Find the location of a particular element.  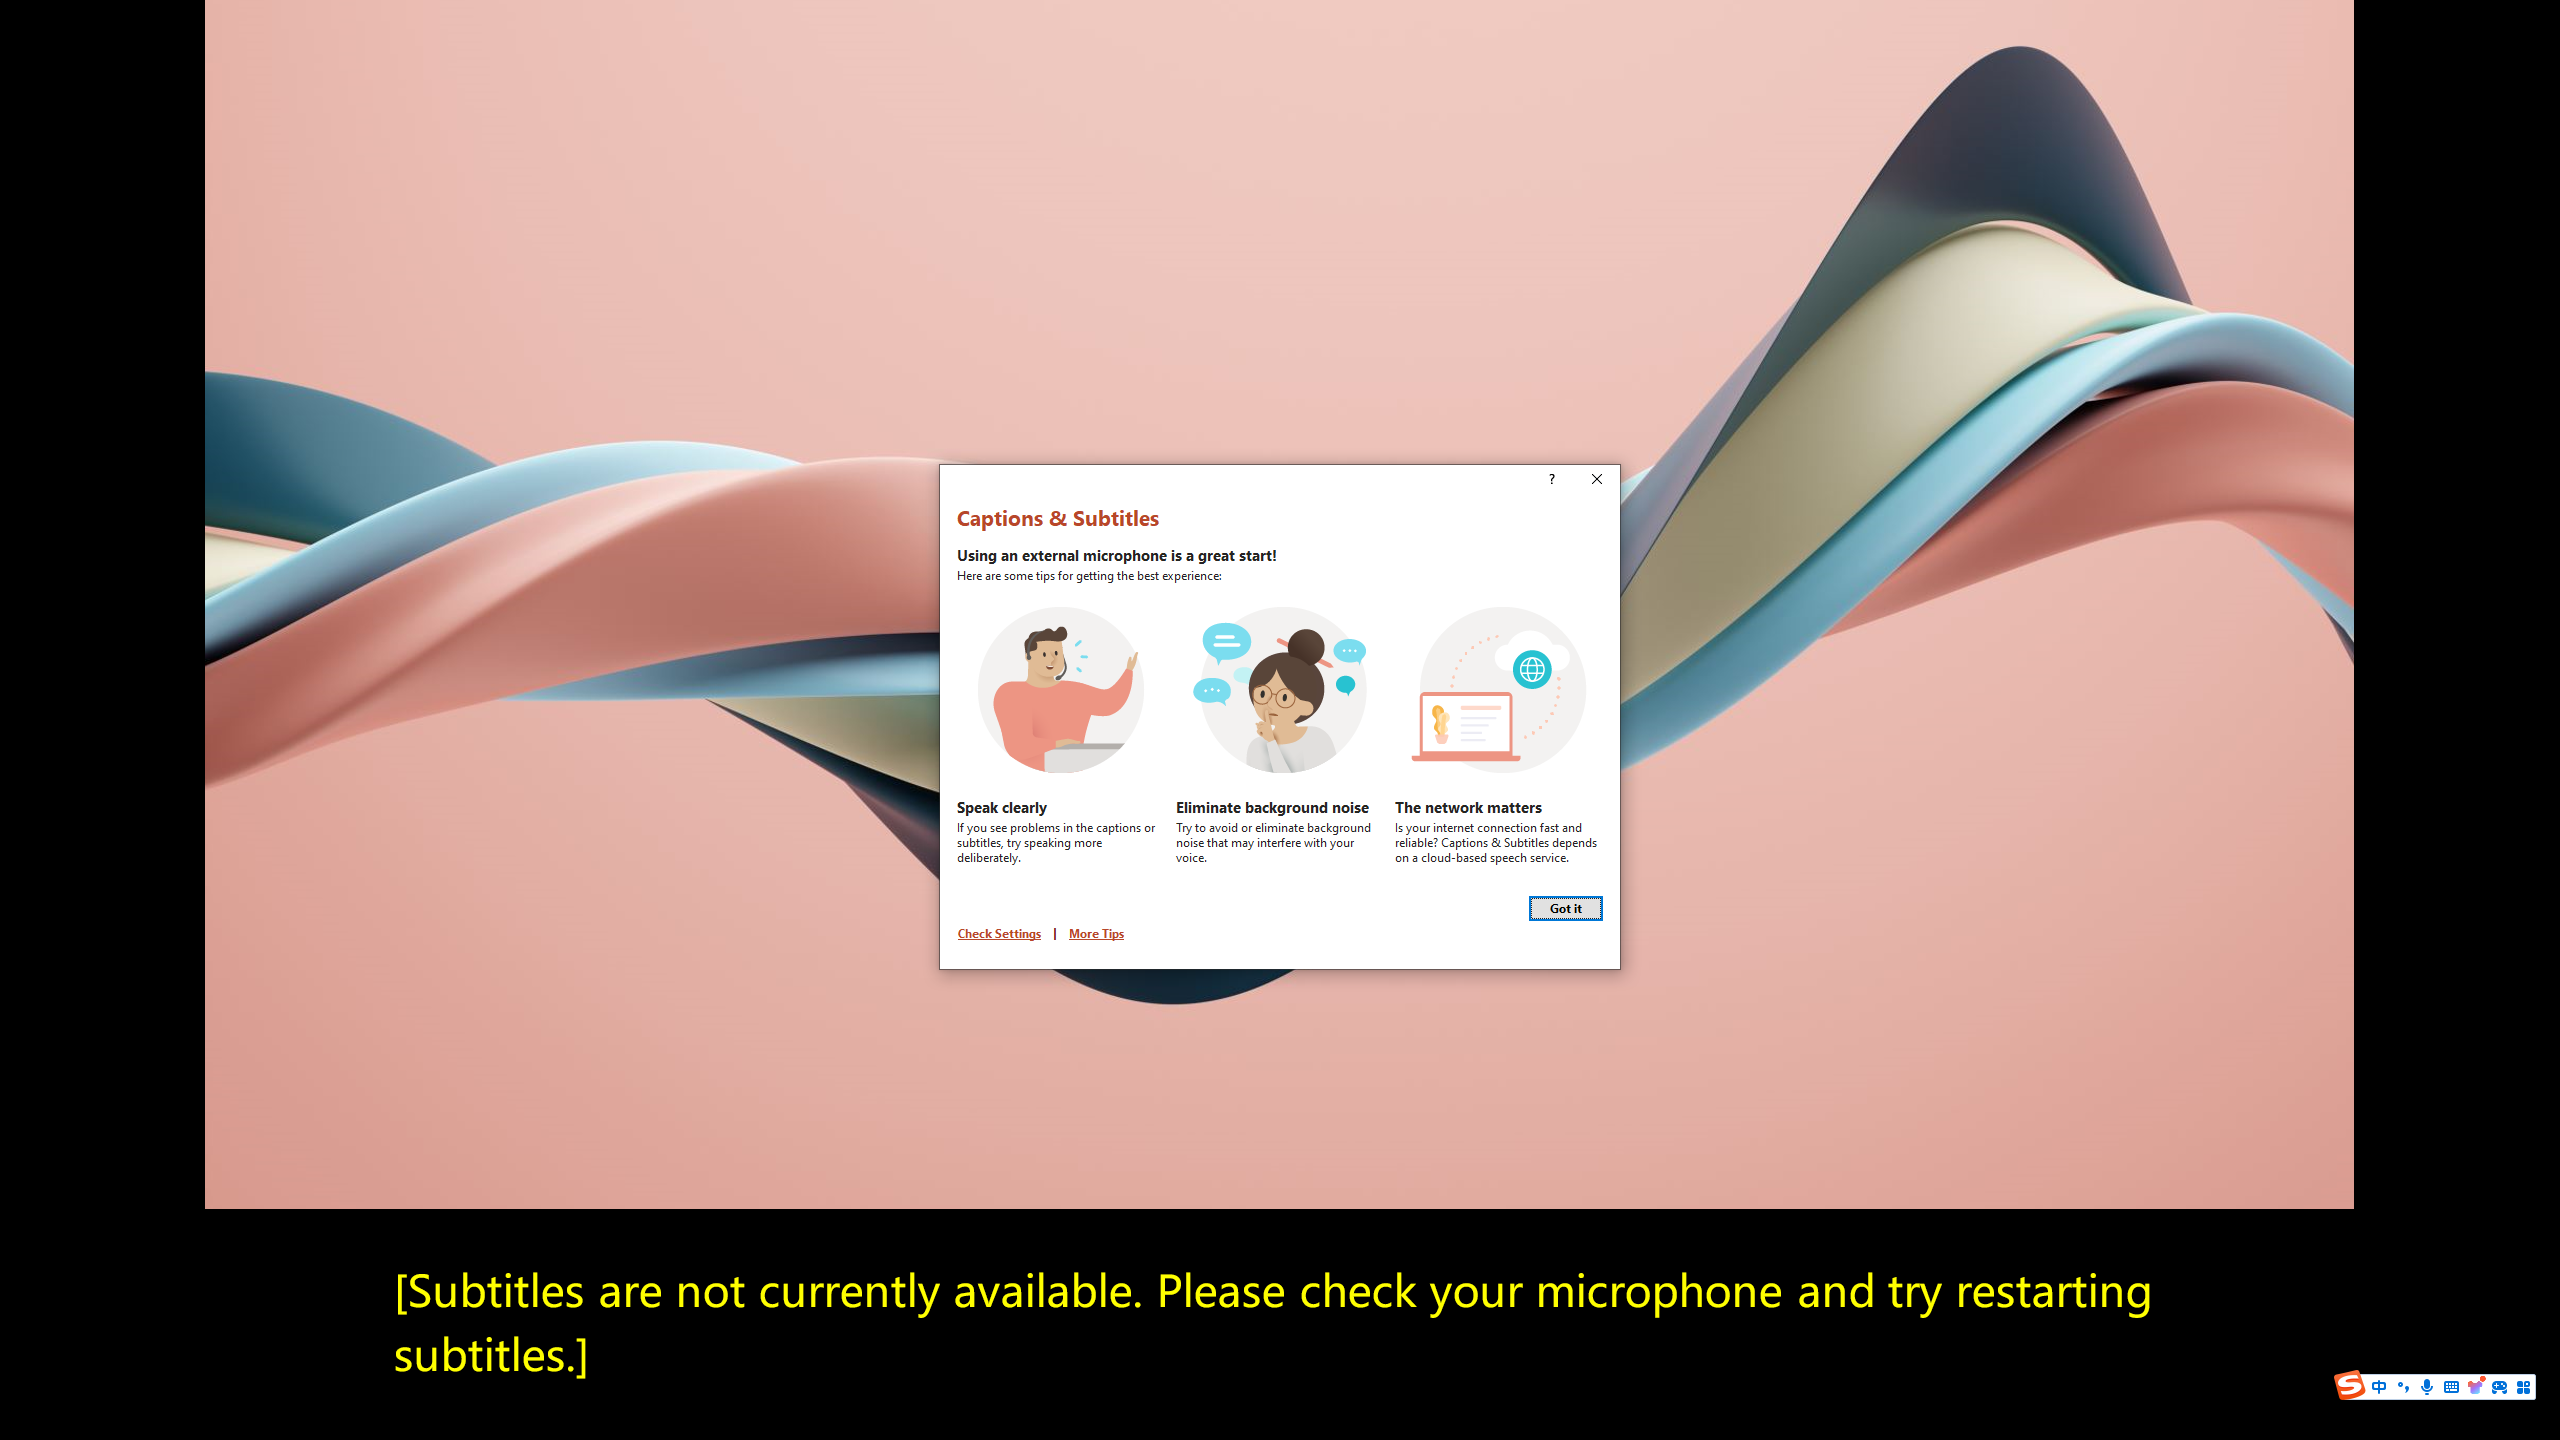

'Got it' is located at coordinates (1565, 907).